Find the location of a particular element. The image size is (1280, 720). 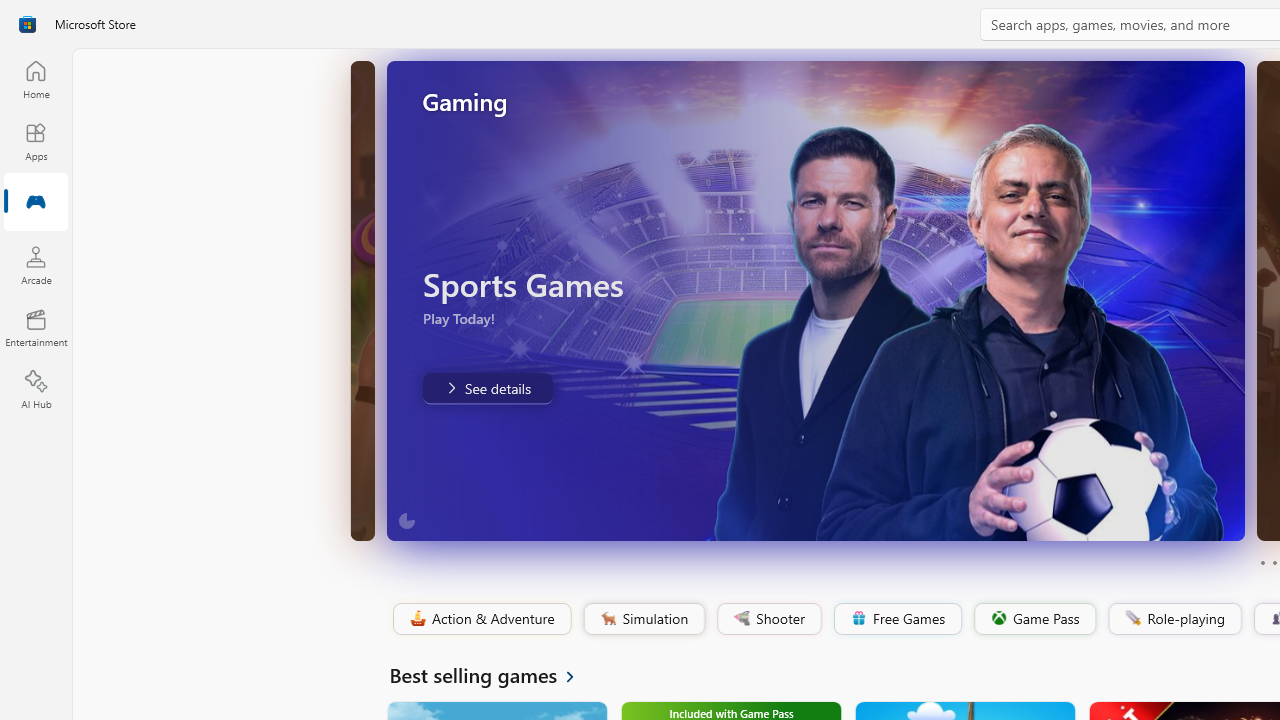

'AI Hub' is located at coordinates (35, 390).